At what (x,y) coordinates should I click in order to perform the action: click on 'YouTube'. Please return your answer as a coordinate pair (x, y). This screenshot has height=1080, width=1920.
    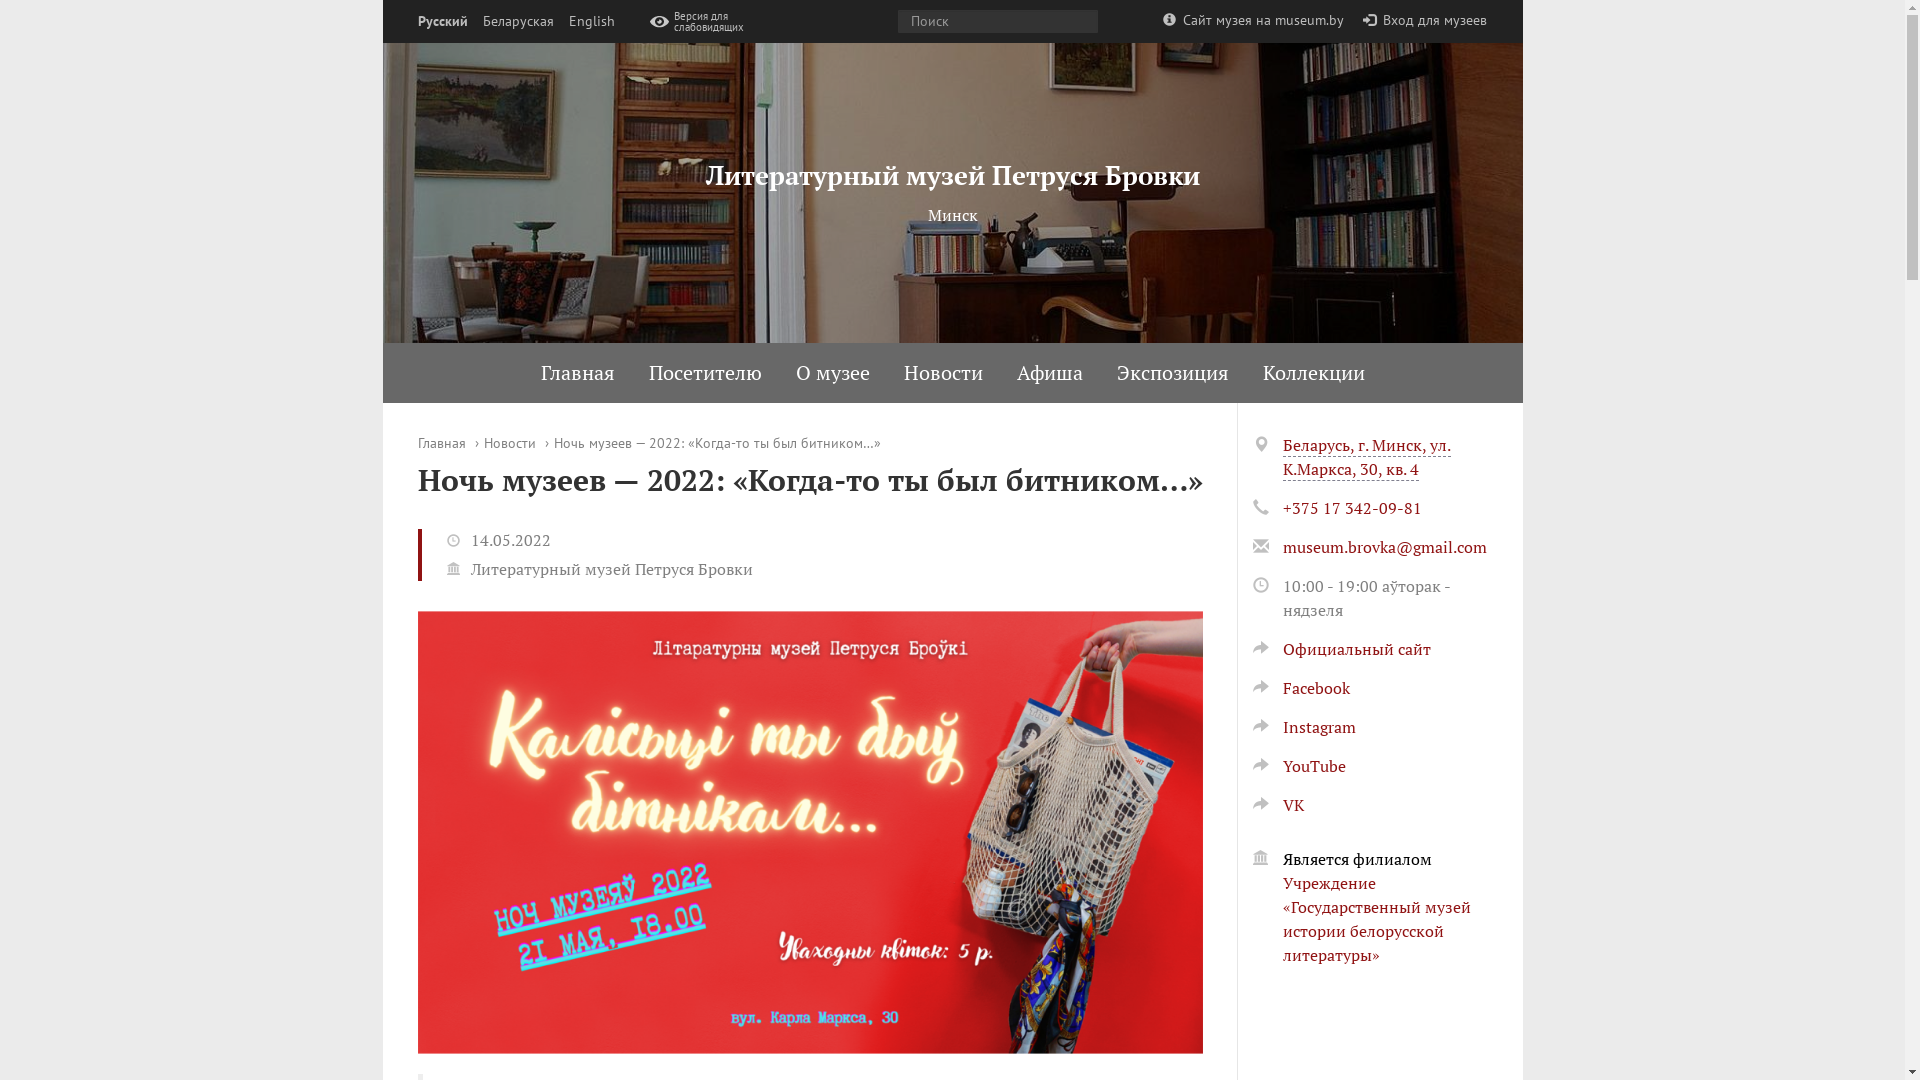
    Looking at the image, I should click on (1298, 765).